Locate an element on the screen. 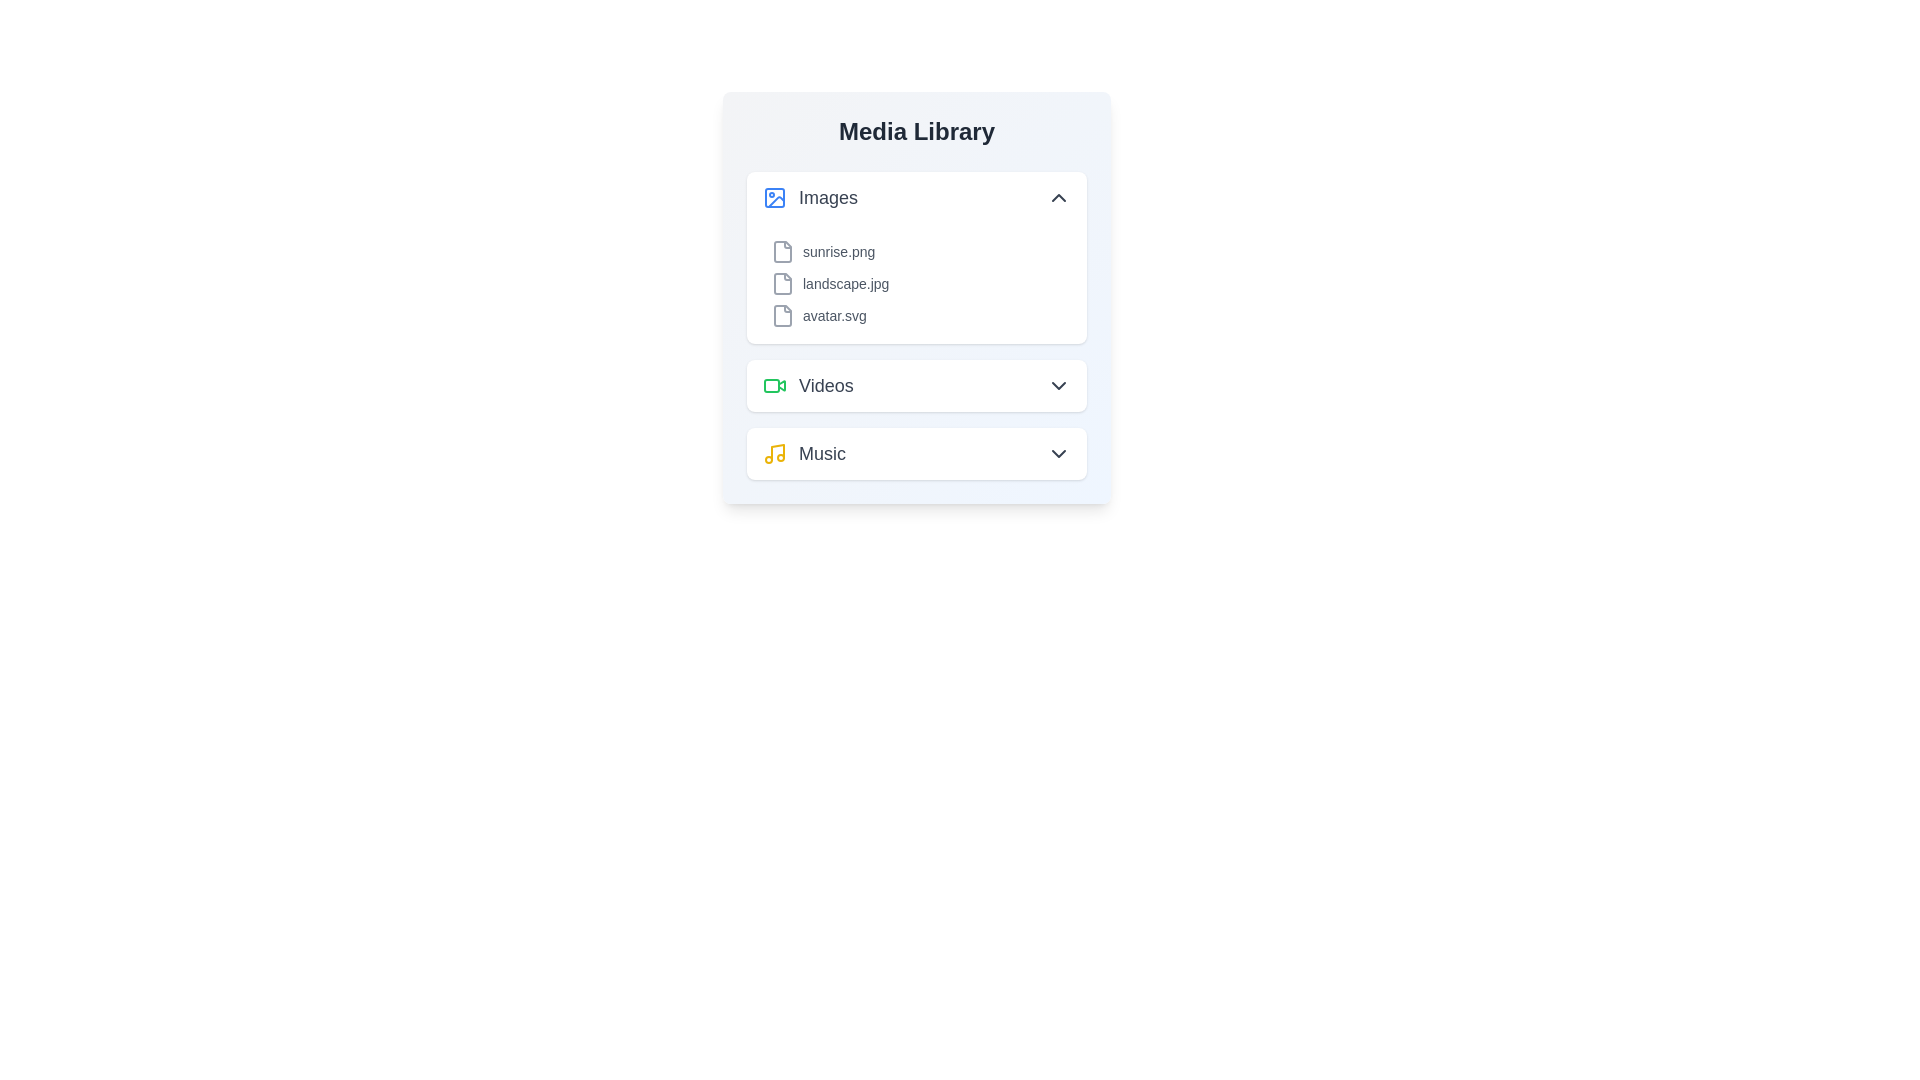 The height and width of the screenshot is (1080, 1920). the Chevron toggle icon located on the right-hand side of the 'Images' section for keyboard navigation is located at coordinates (1058, 197).